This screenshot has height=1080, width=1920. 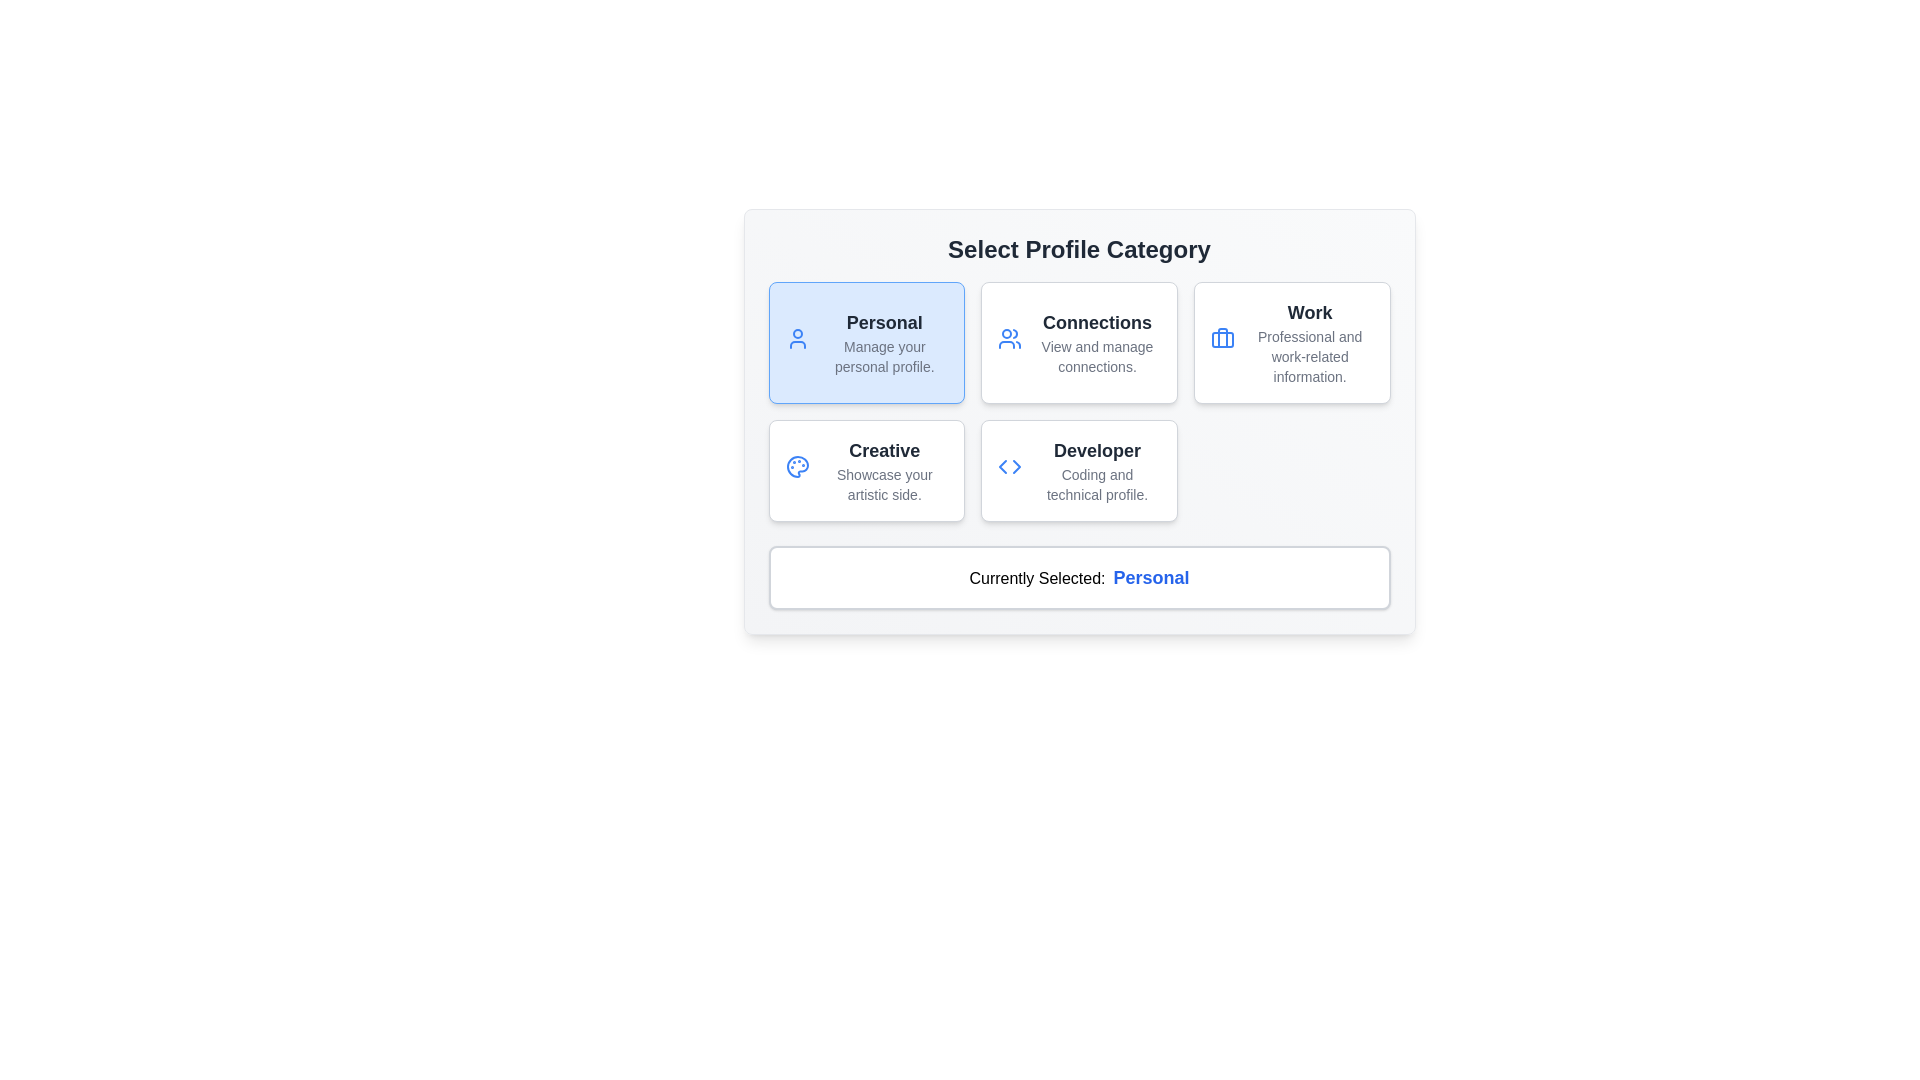 I want to click on the 'Connections' text block, which features a bold, dark gray title and a lighter gray subtitle, so click(x=1096, y=342).